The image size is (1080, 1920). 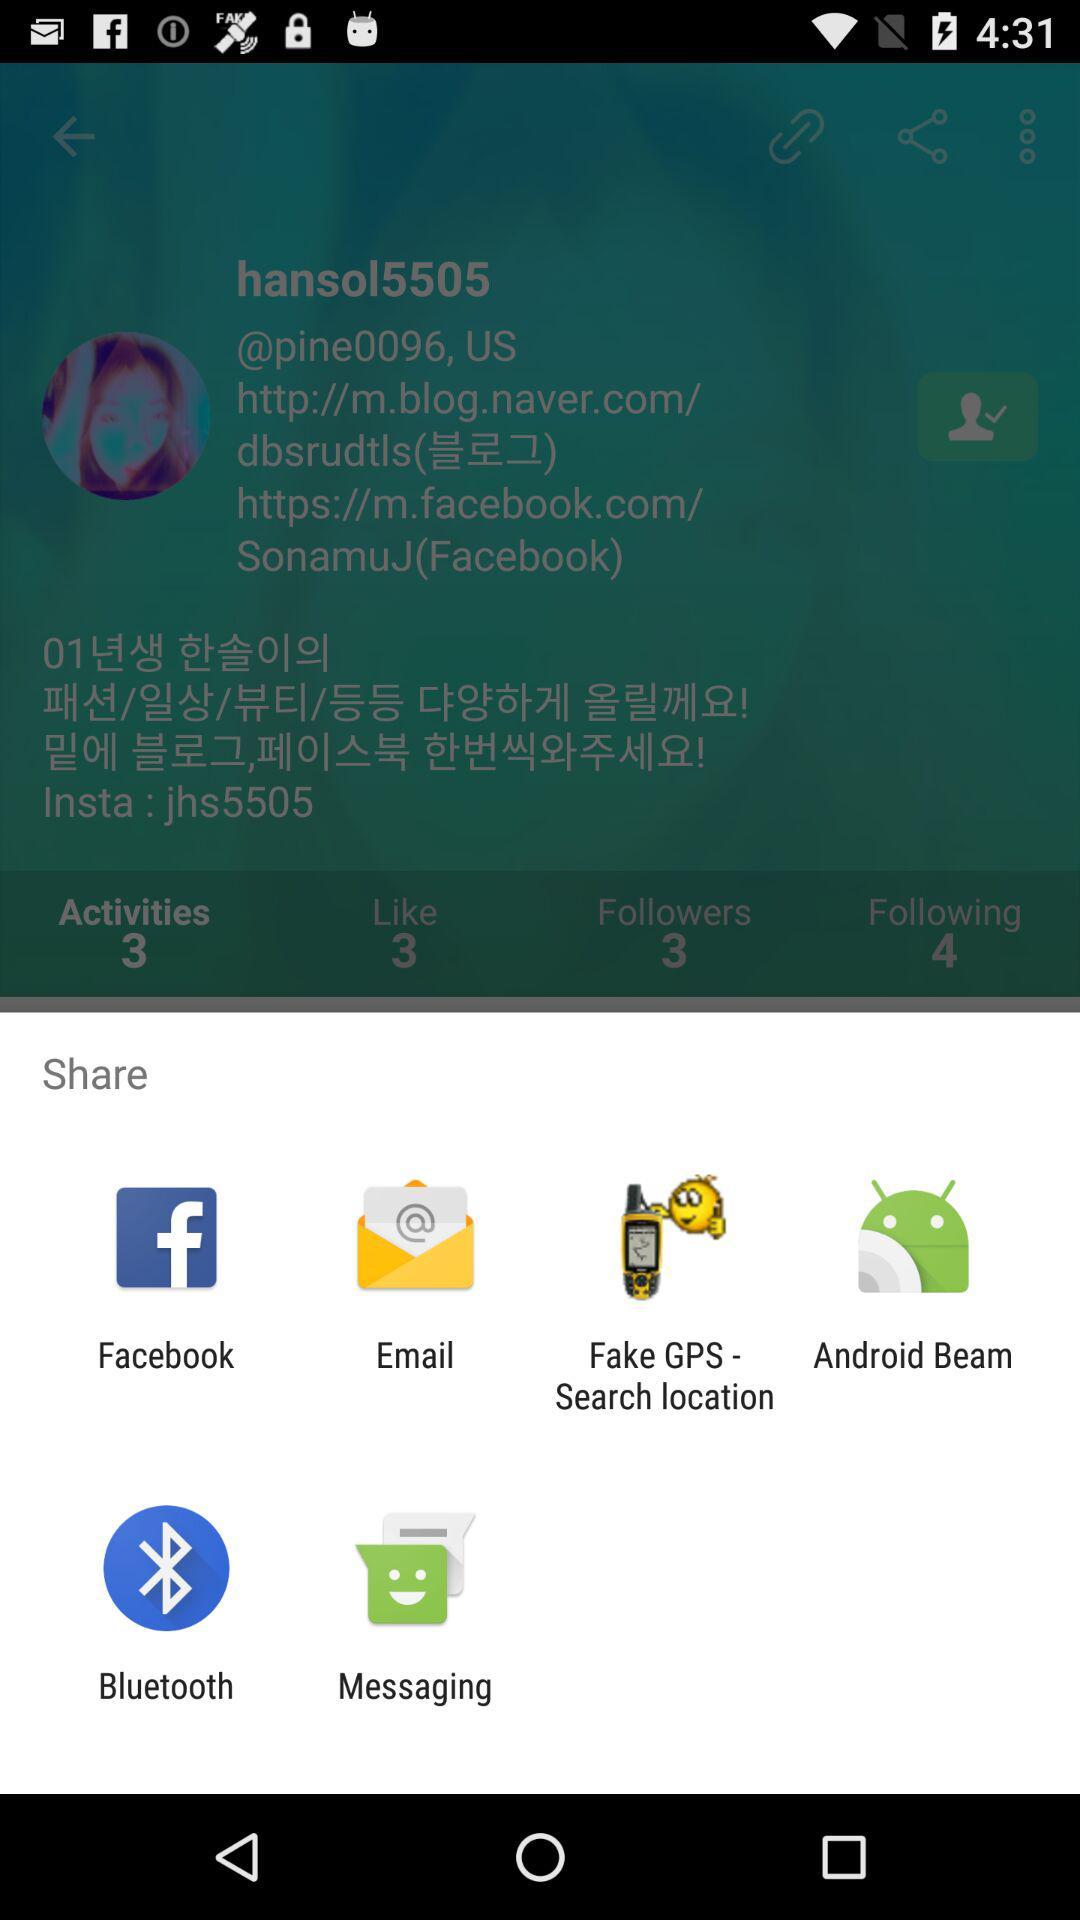 I want to click on the item to the left of the fake gps search app, so click(x=414, y=1374).